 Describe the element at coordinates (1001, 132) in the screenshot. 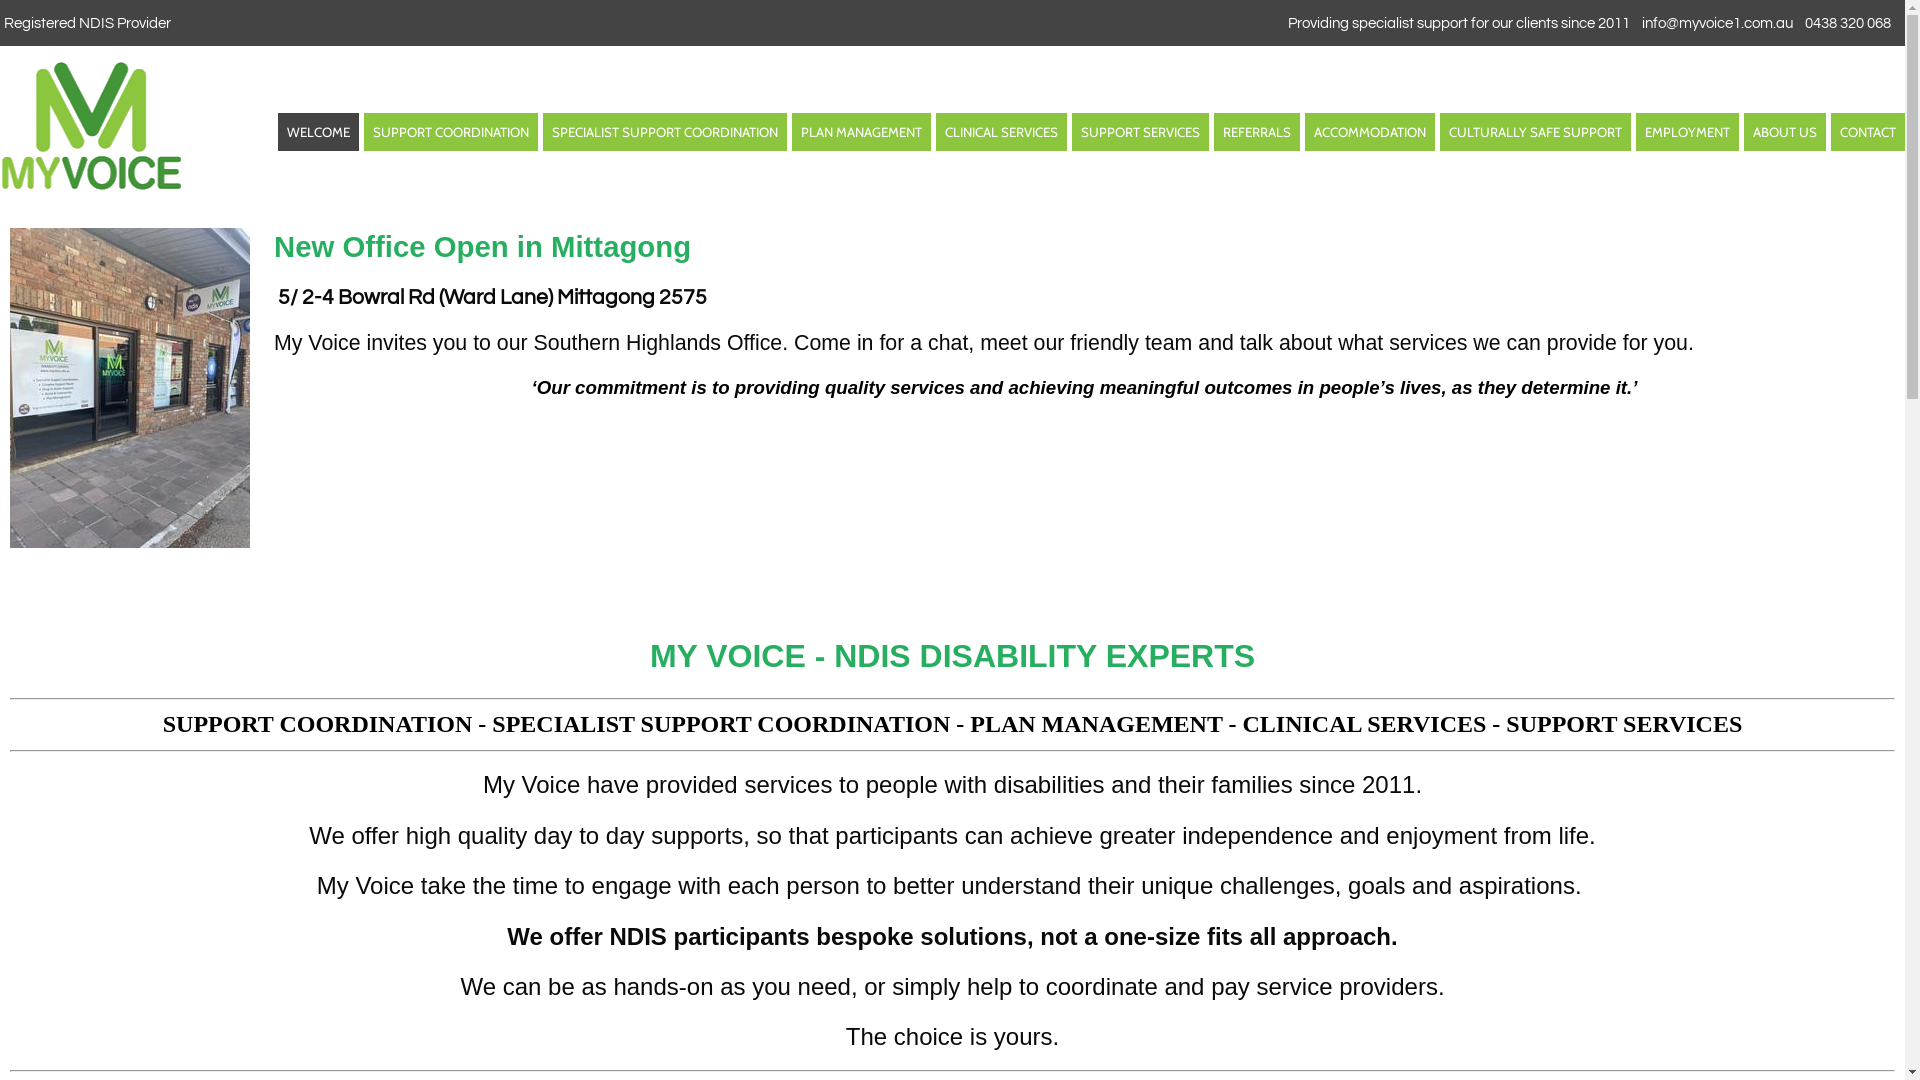

I see `'CLINICAL SERVICES'` at that location.